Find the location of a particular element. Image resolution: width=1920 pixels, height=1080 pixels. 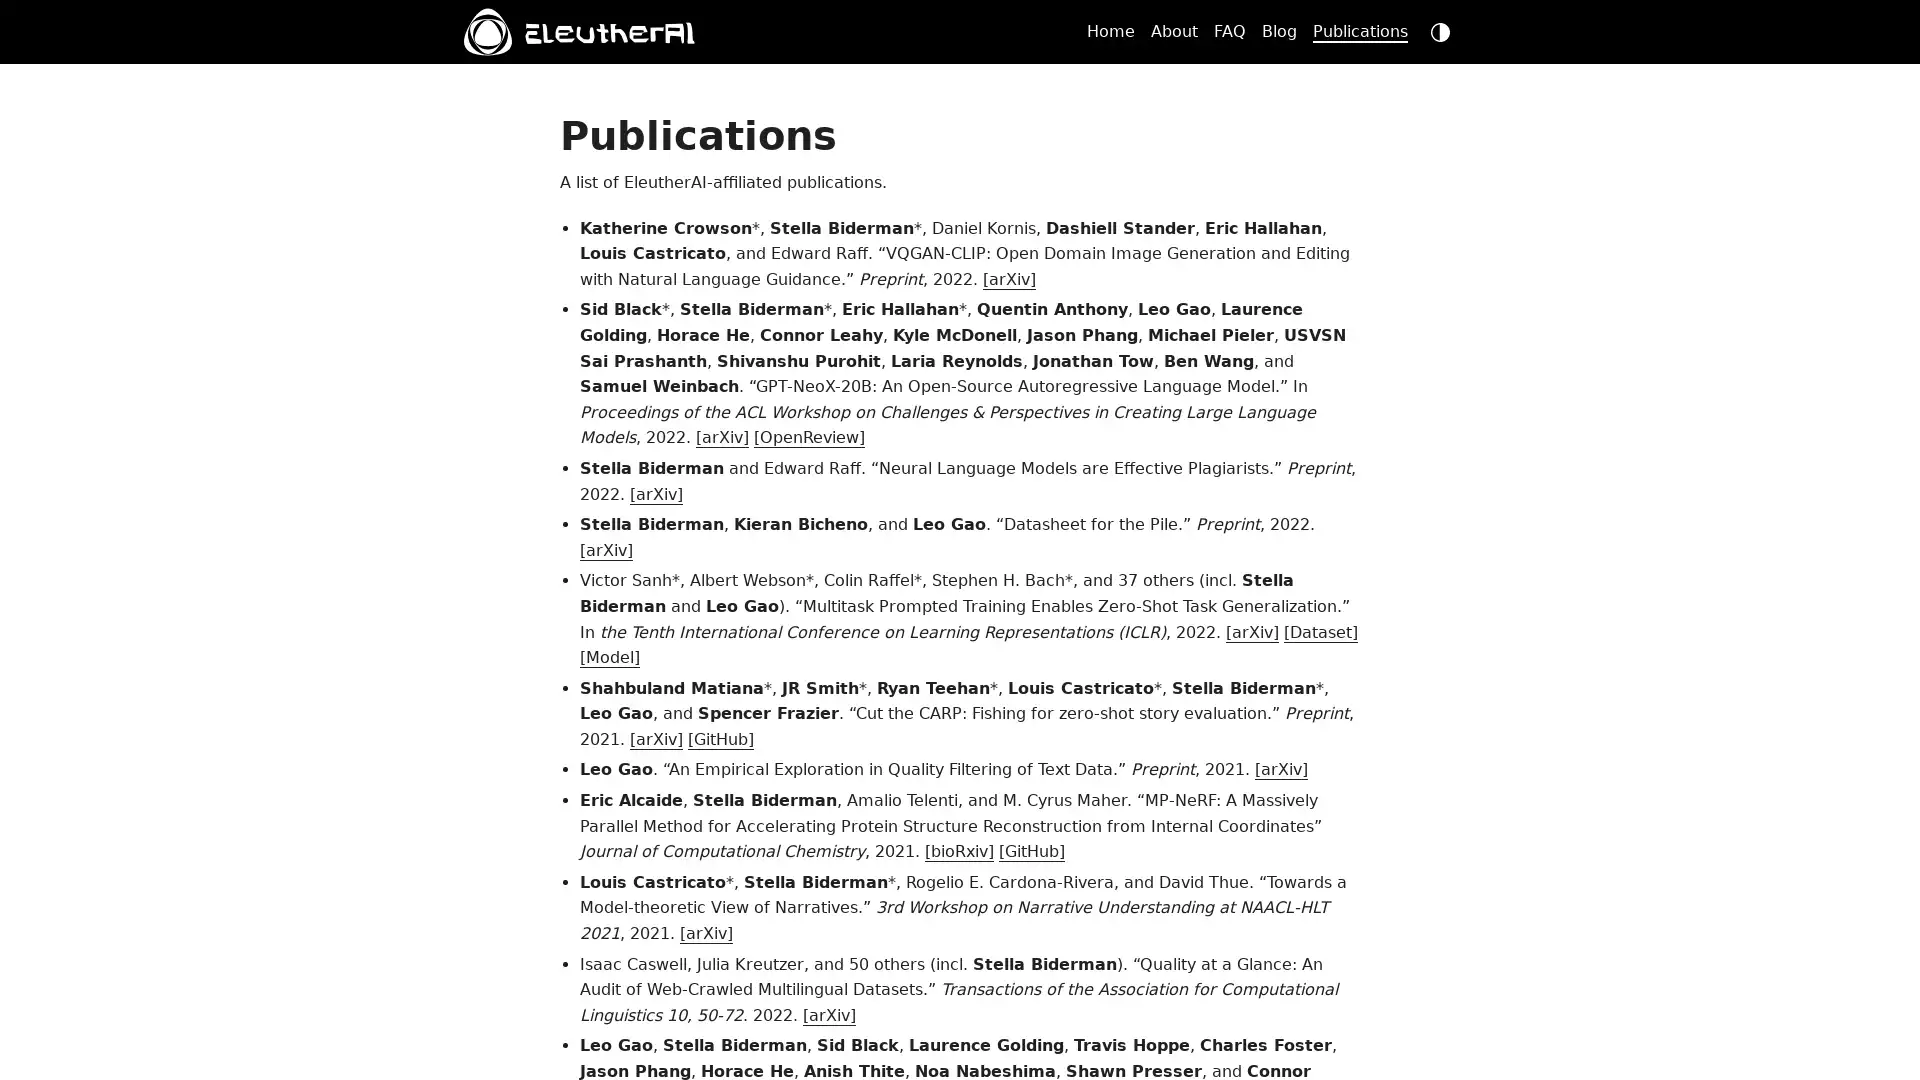

dark mode switch button is located at coordinates (1440, 31).